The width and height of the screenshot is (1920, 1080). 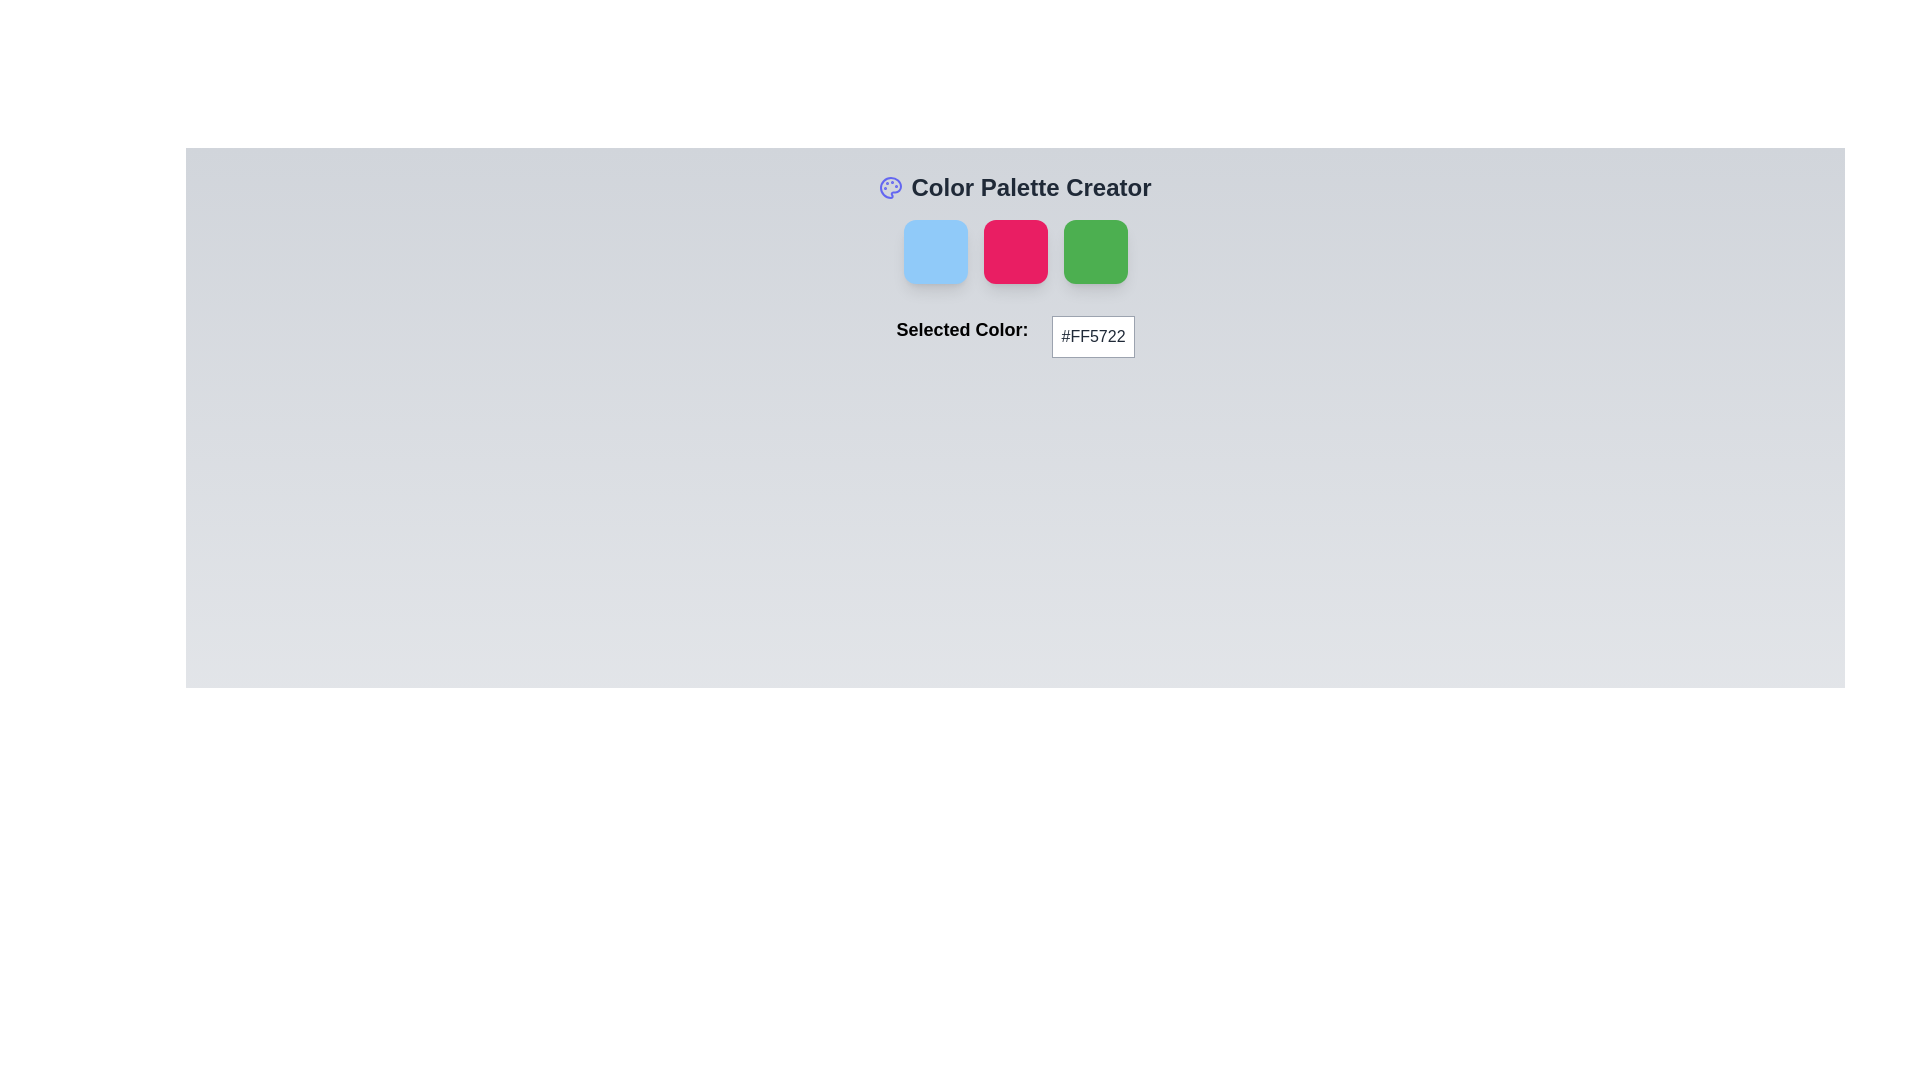 What do you see at coordinates (1092, 335) in the screenshot?
I see `the static text box displaying the color code '#FF5722', which is located to the right of the label 'Selected Color:' and has a white background with a gray border` at bounding box center [1092, 335].